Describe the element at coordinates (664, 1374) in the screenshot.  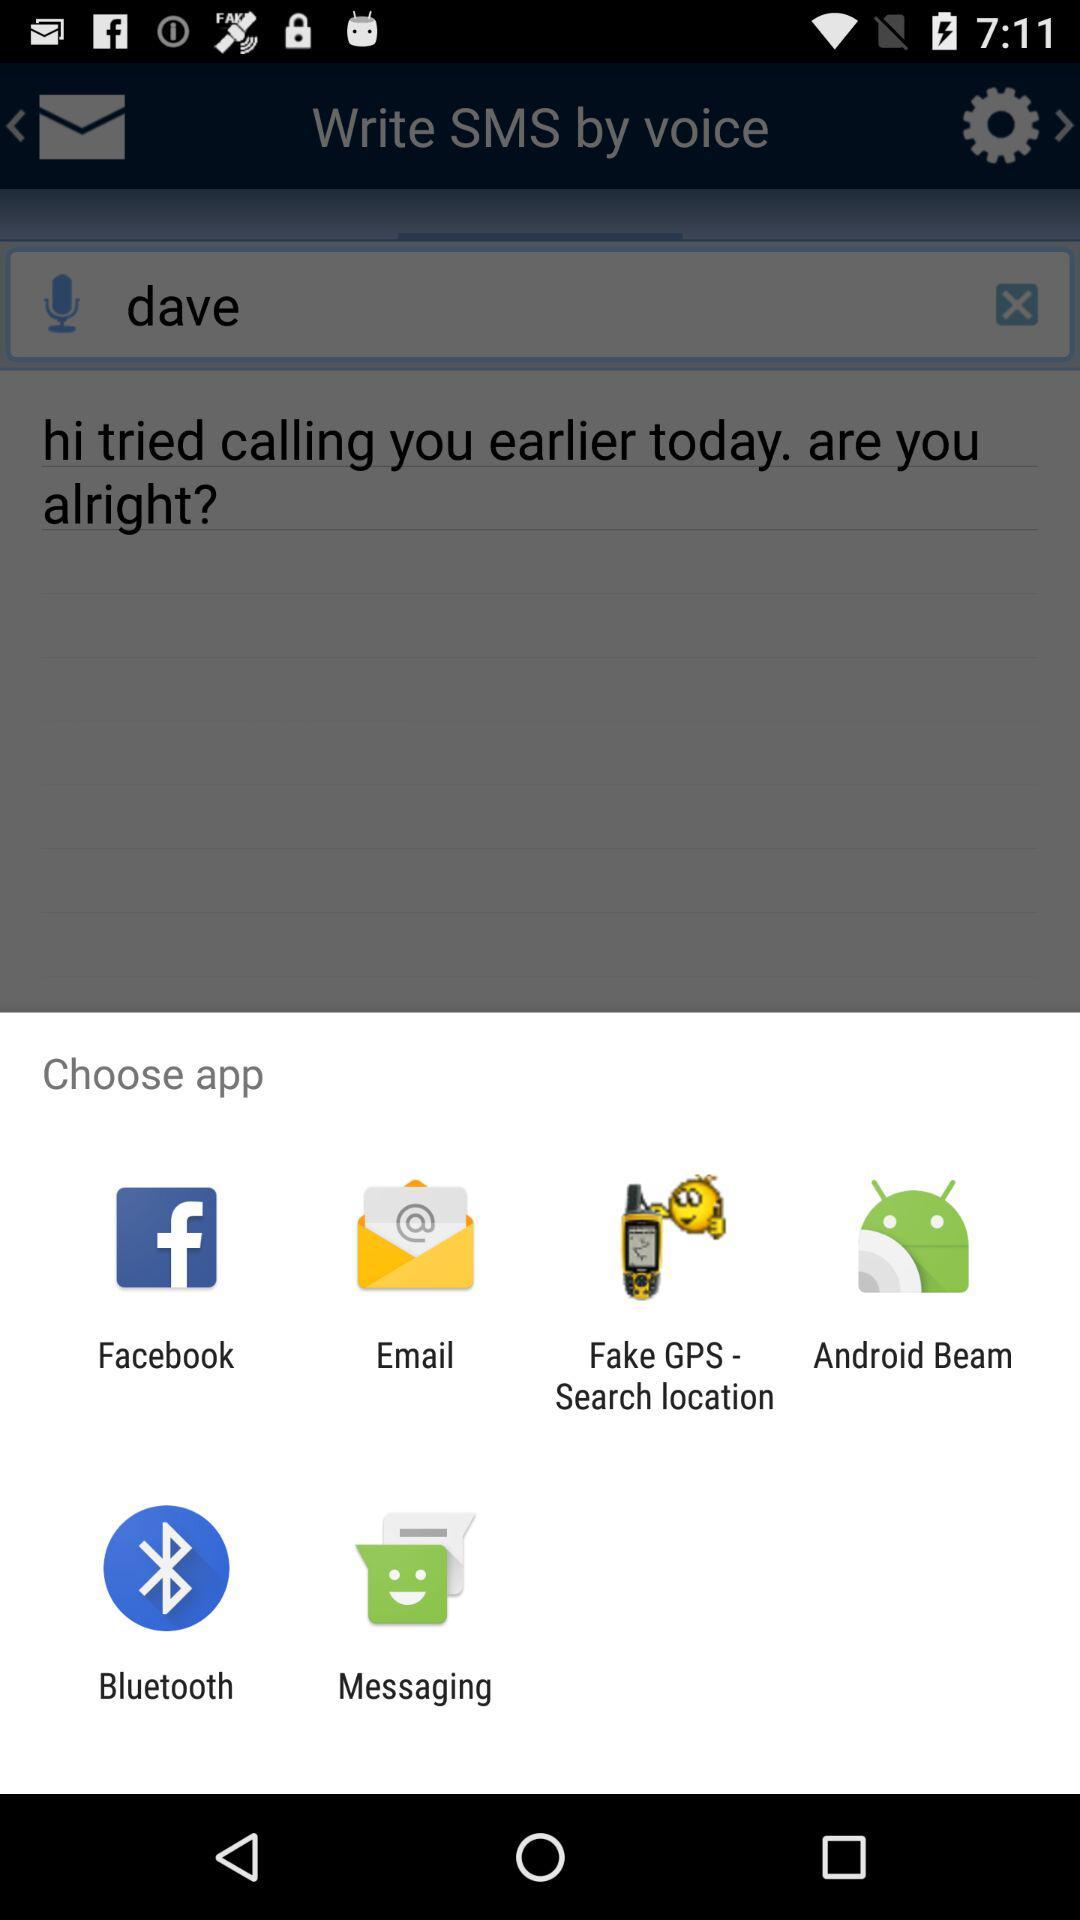
I see `the item next to the android beam` at that location.